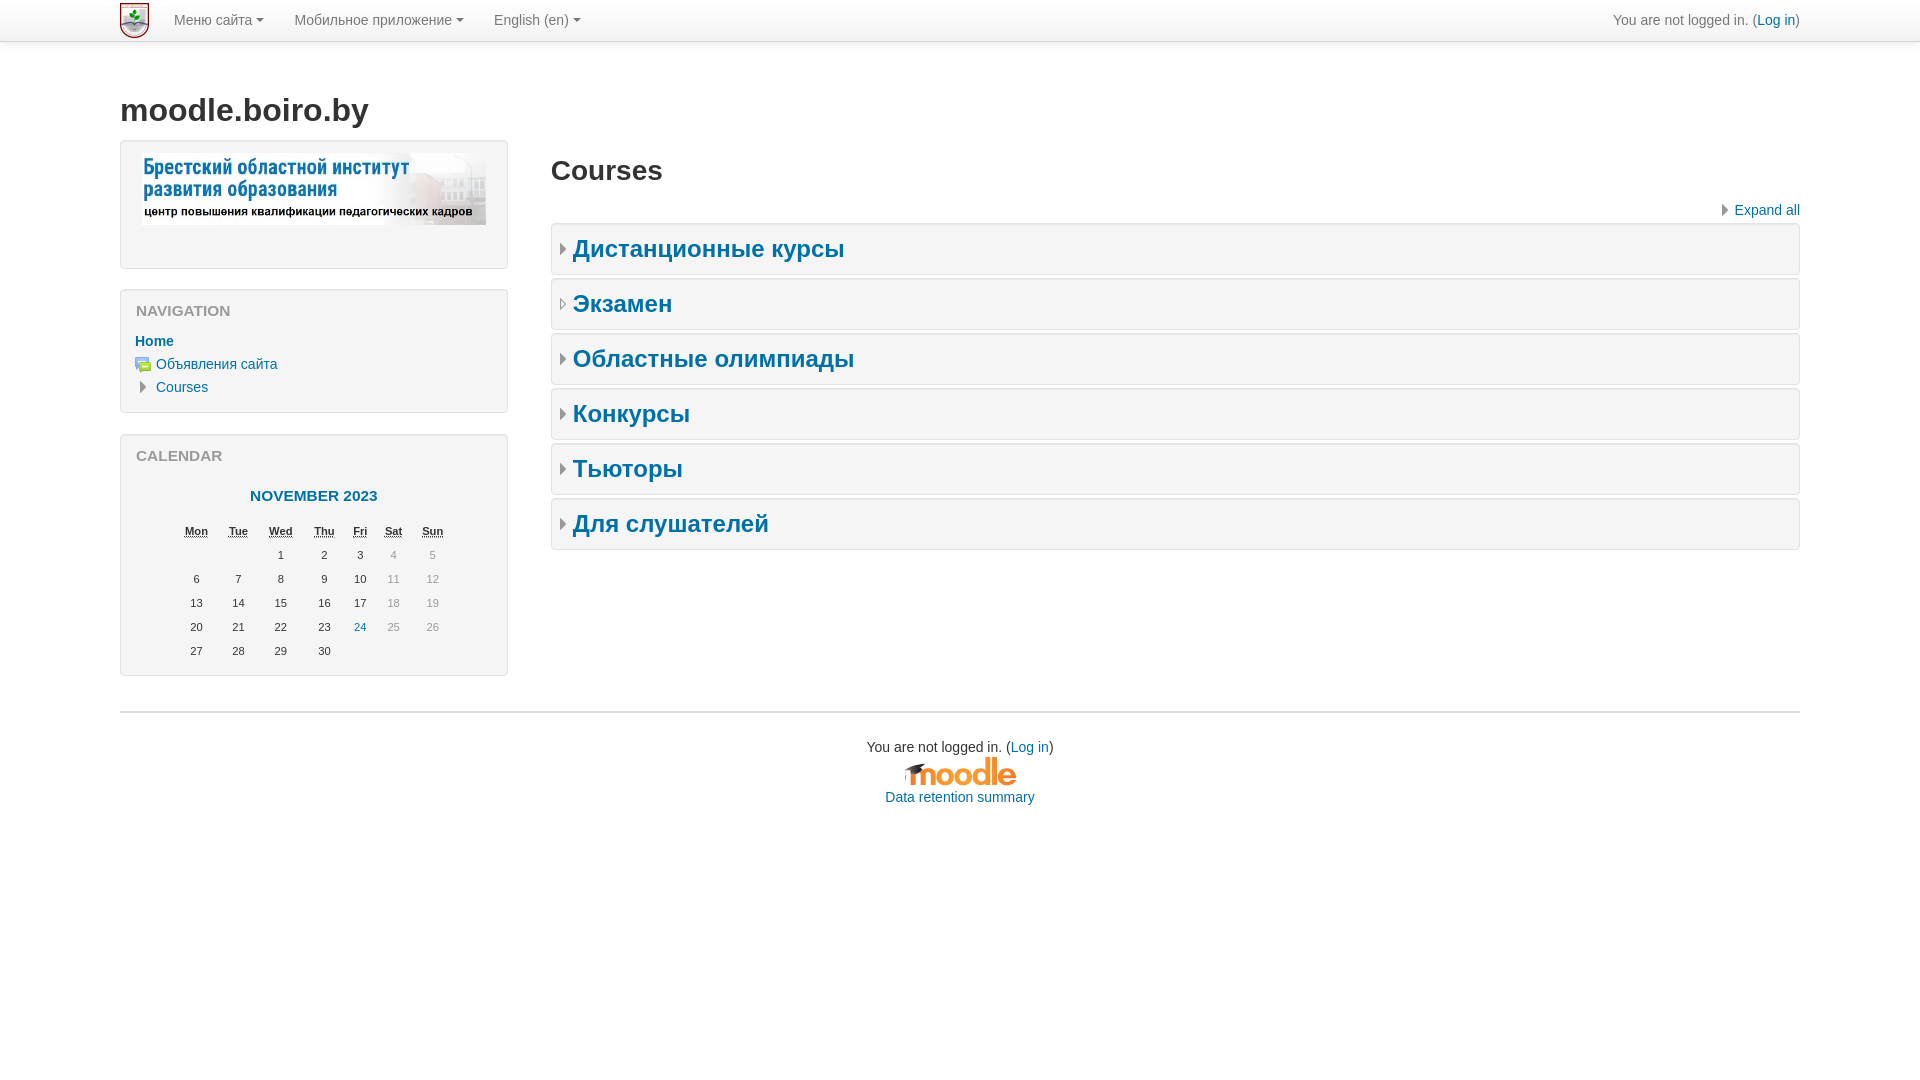 The image size is (1920, 1080). What do you see at coordinates (153, 339) in the screenshot?
I see `'Home'` at bounding box center [153, 339].